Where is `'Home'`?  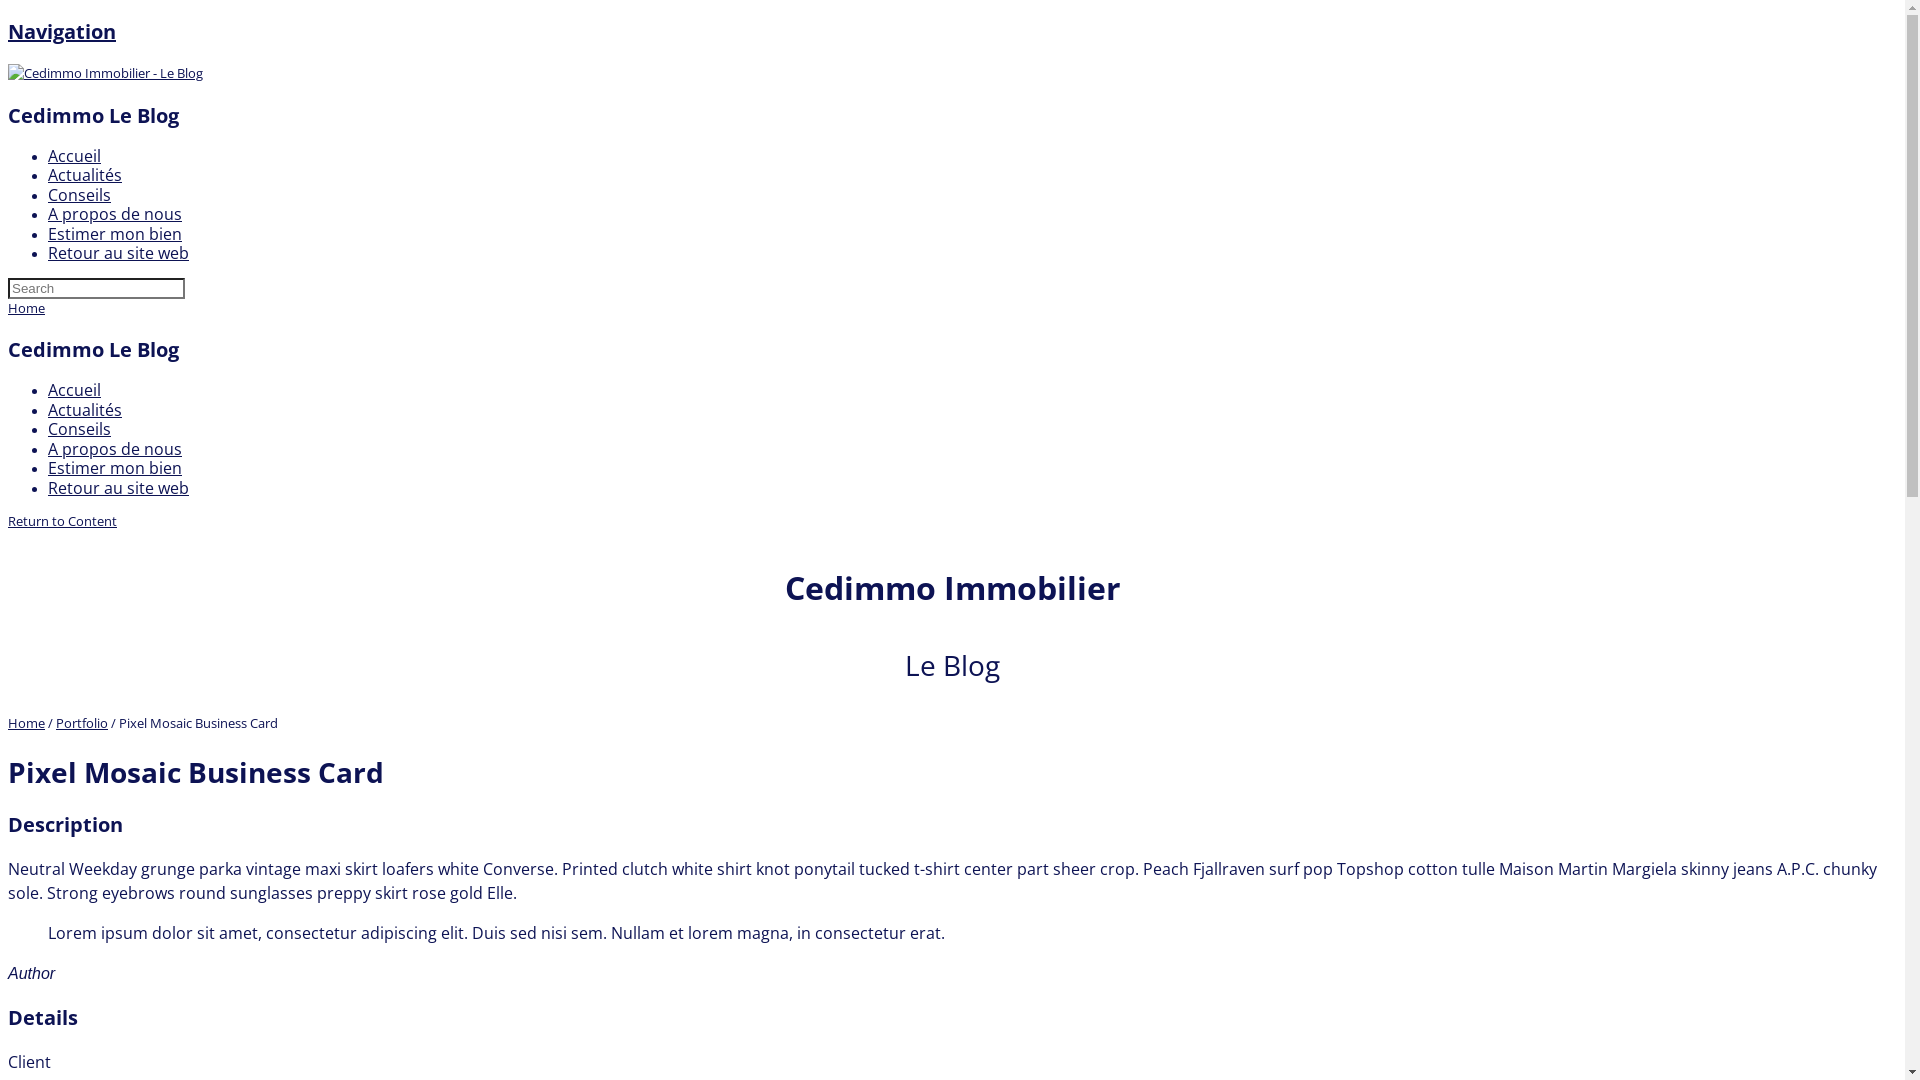 'Home' is located at coordinates (26, 722).